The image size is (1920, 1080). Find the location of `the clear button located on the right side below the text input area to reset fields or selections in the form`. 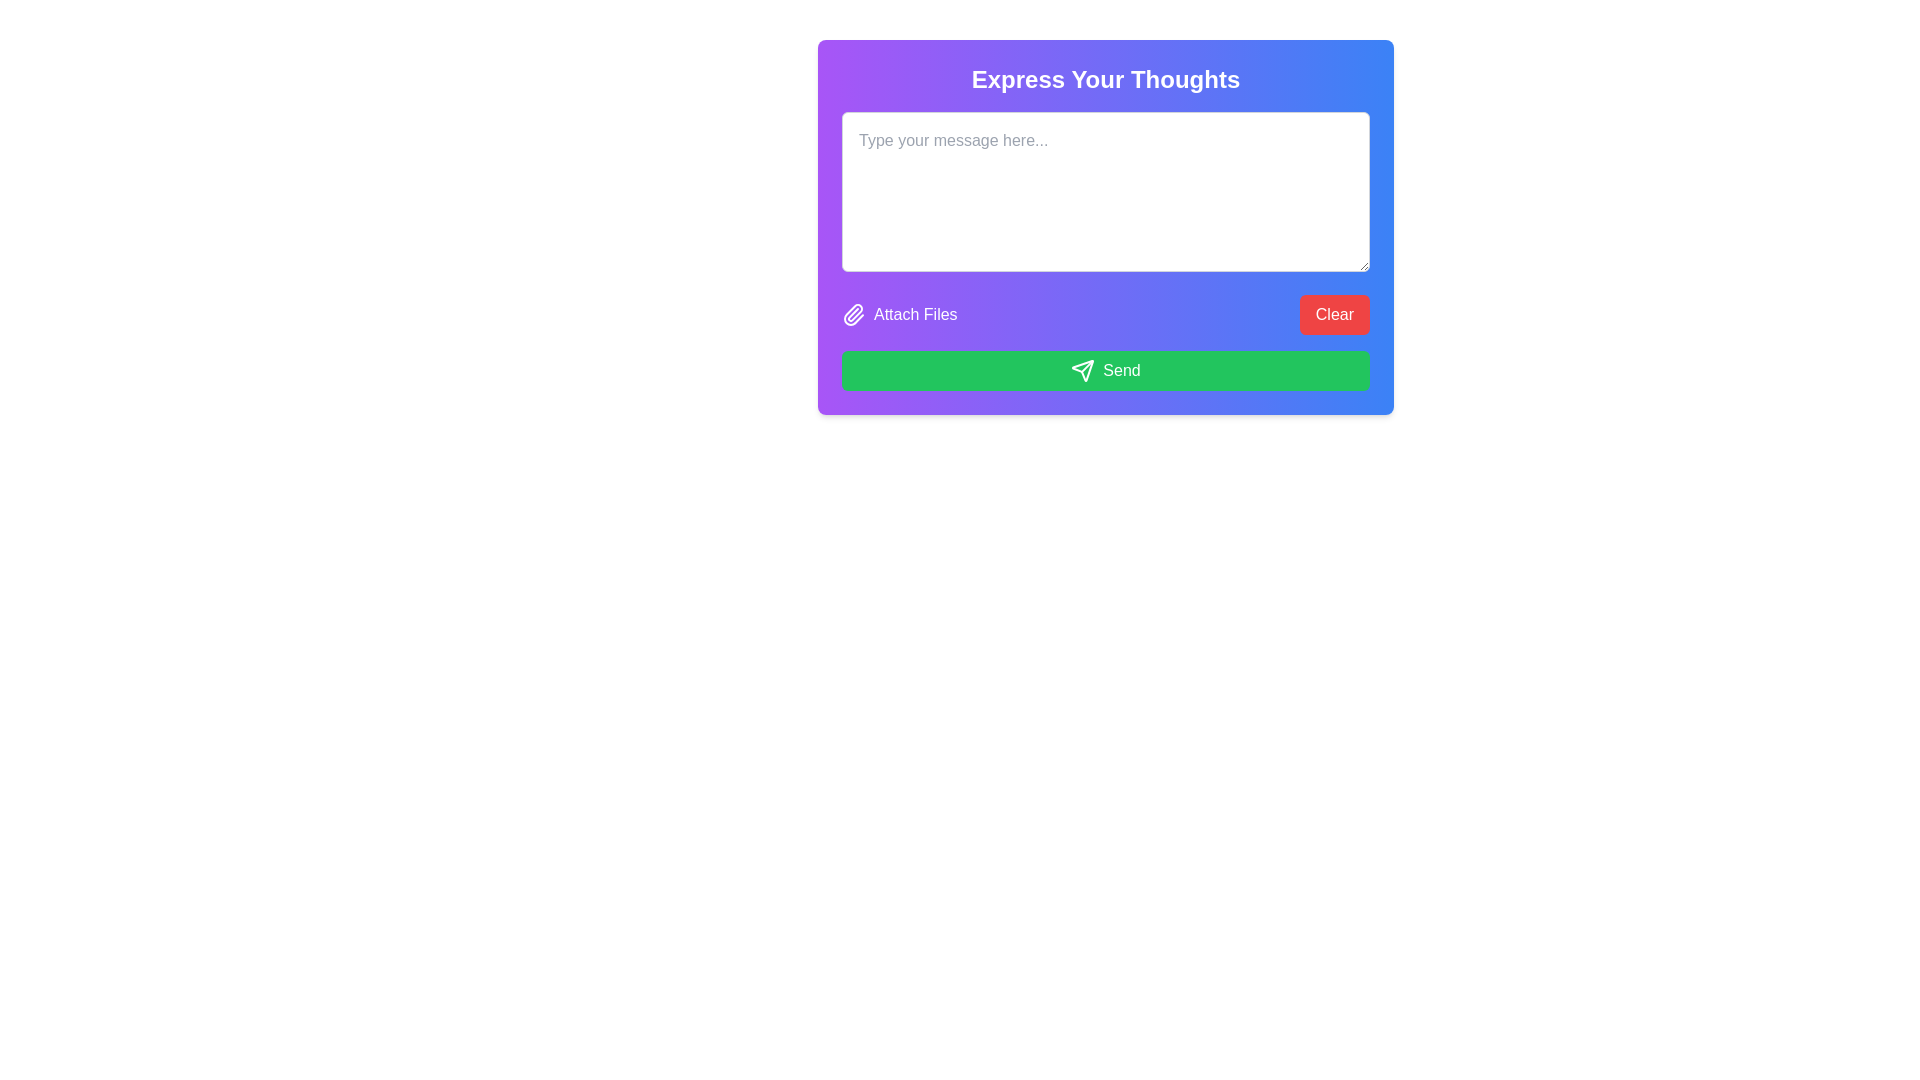

the clear button located on the right side below the text input area to reset fields or selections in the form is located at coordinates (1334, 315).